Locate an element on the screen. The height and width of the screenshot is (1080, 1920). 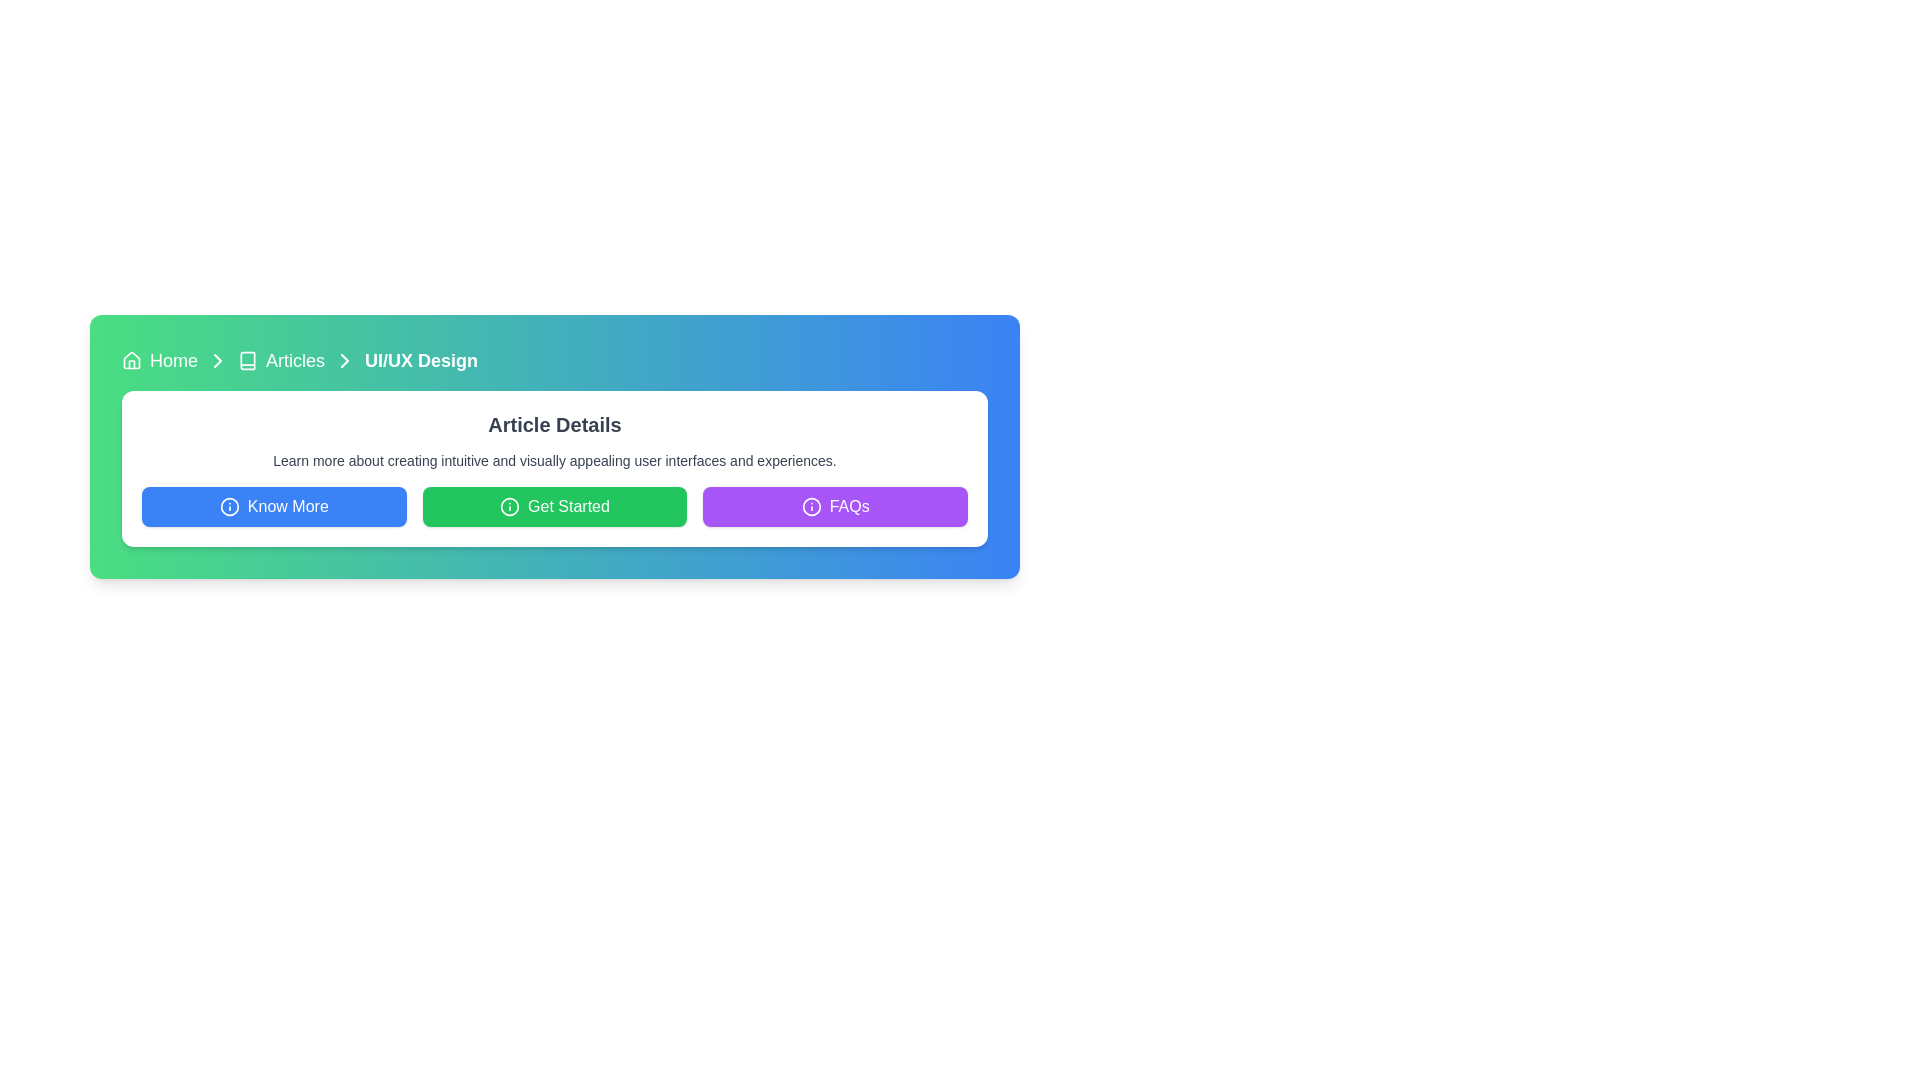
the decorative circle located at the top-left corner of the icon inside the green 'Get Started' button is located at coordinates (510, 505).